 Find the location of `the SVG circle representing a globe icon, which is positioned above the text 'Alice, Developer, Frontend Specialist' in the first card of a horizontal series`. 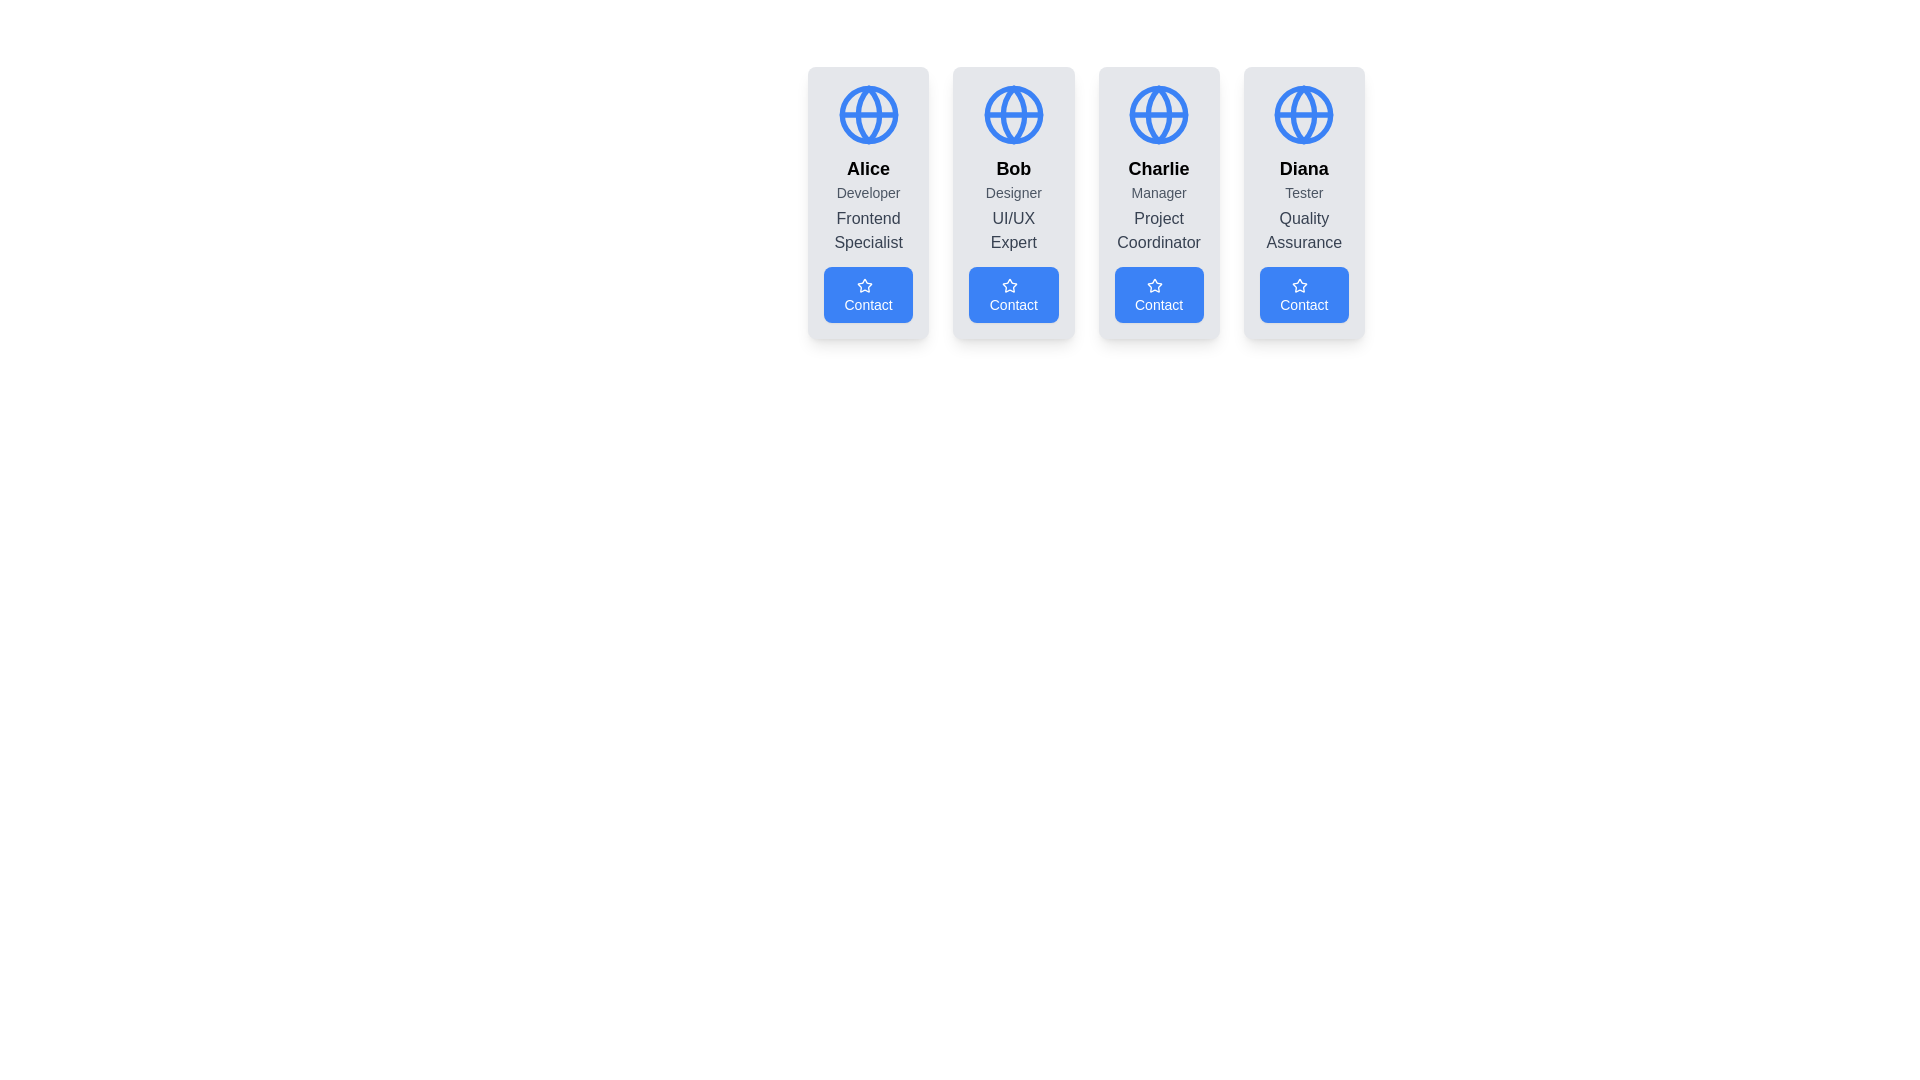

the SVG circle representing a globe icon, which is positioned above the text 'Alice, Developer, Frontend Specialist' in the first card of a horizontal series is located at coordinates (868, 115).